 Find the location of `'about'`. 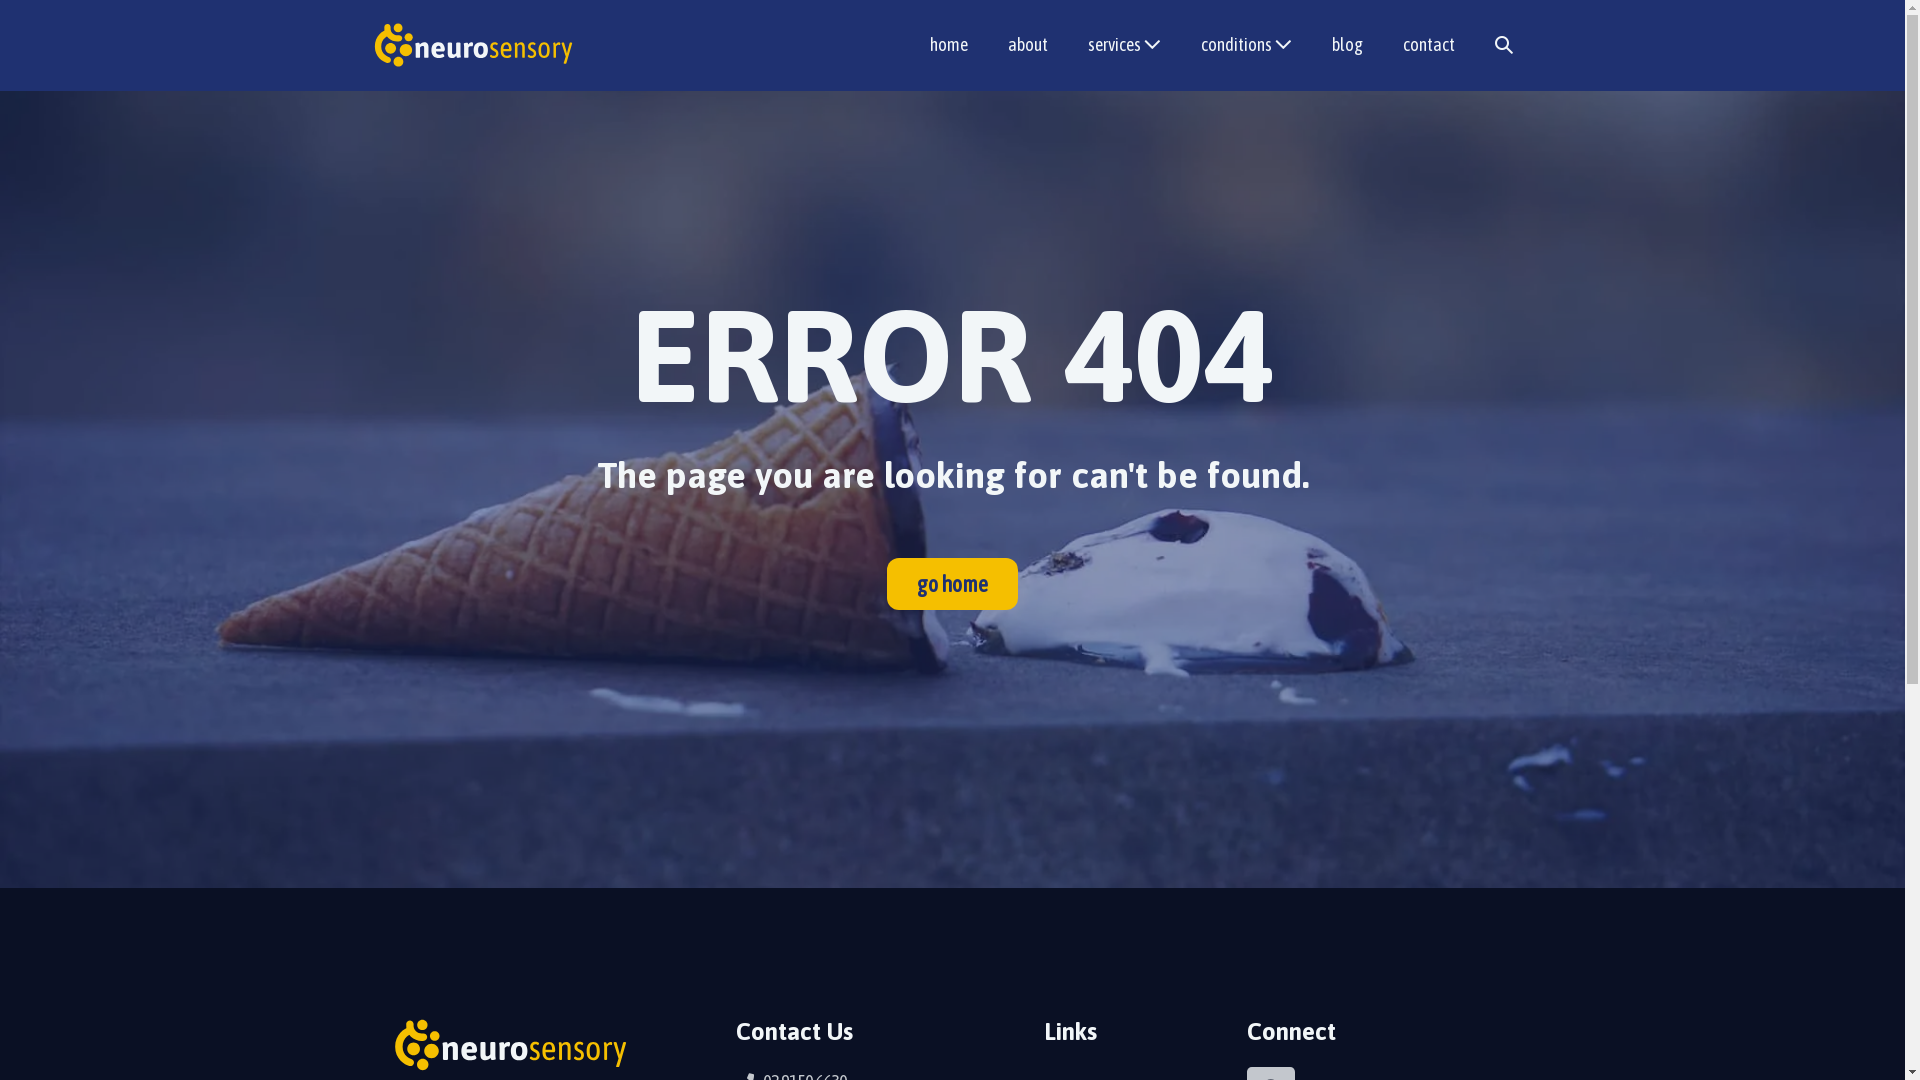

'about' is located at coordinates (1027, 45).